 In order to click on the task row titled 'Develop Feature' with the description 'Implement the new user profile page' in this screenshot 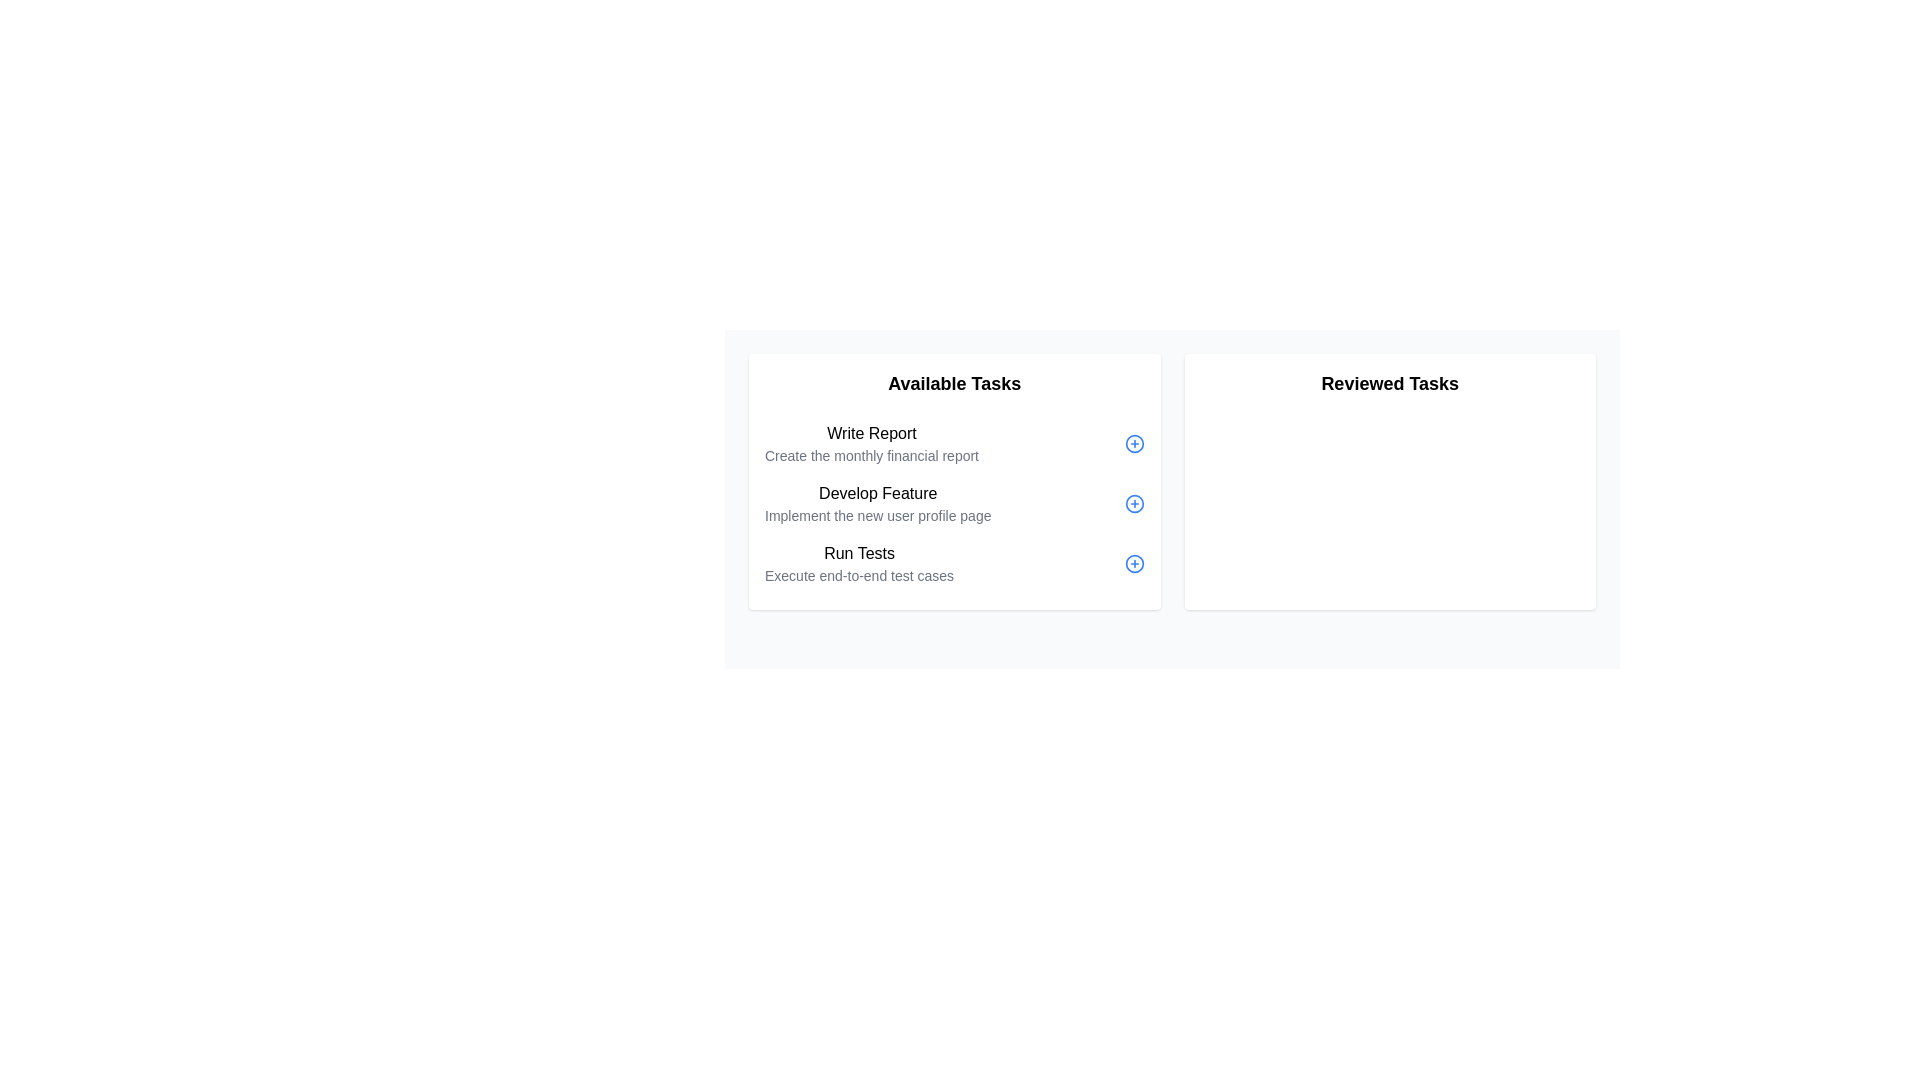, I will do `click(953, 503)`.